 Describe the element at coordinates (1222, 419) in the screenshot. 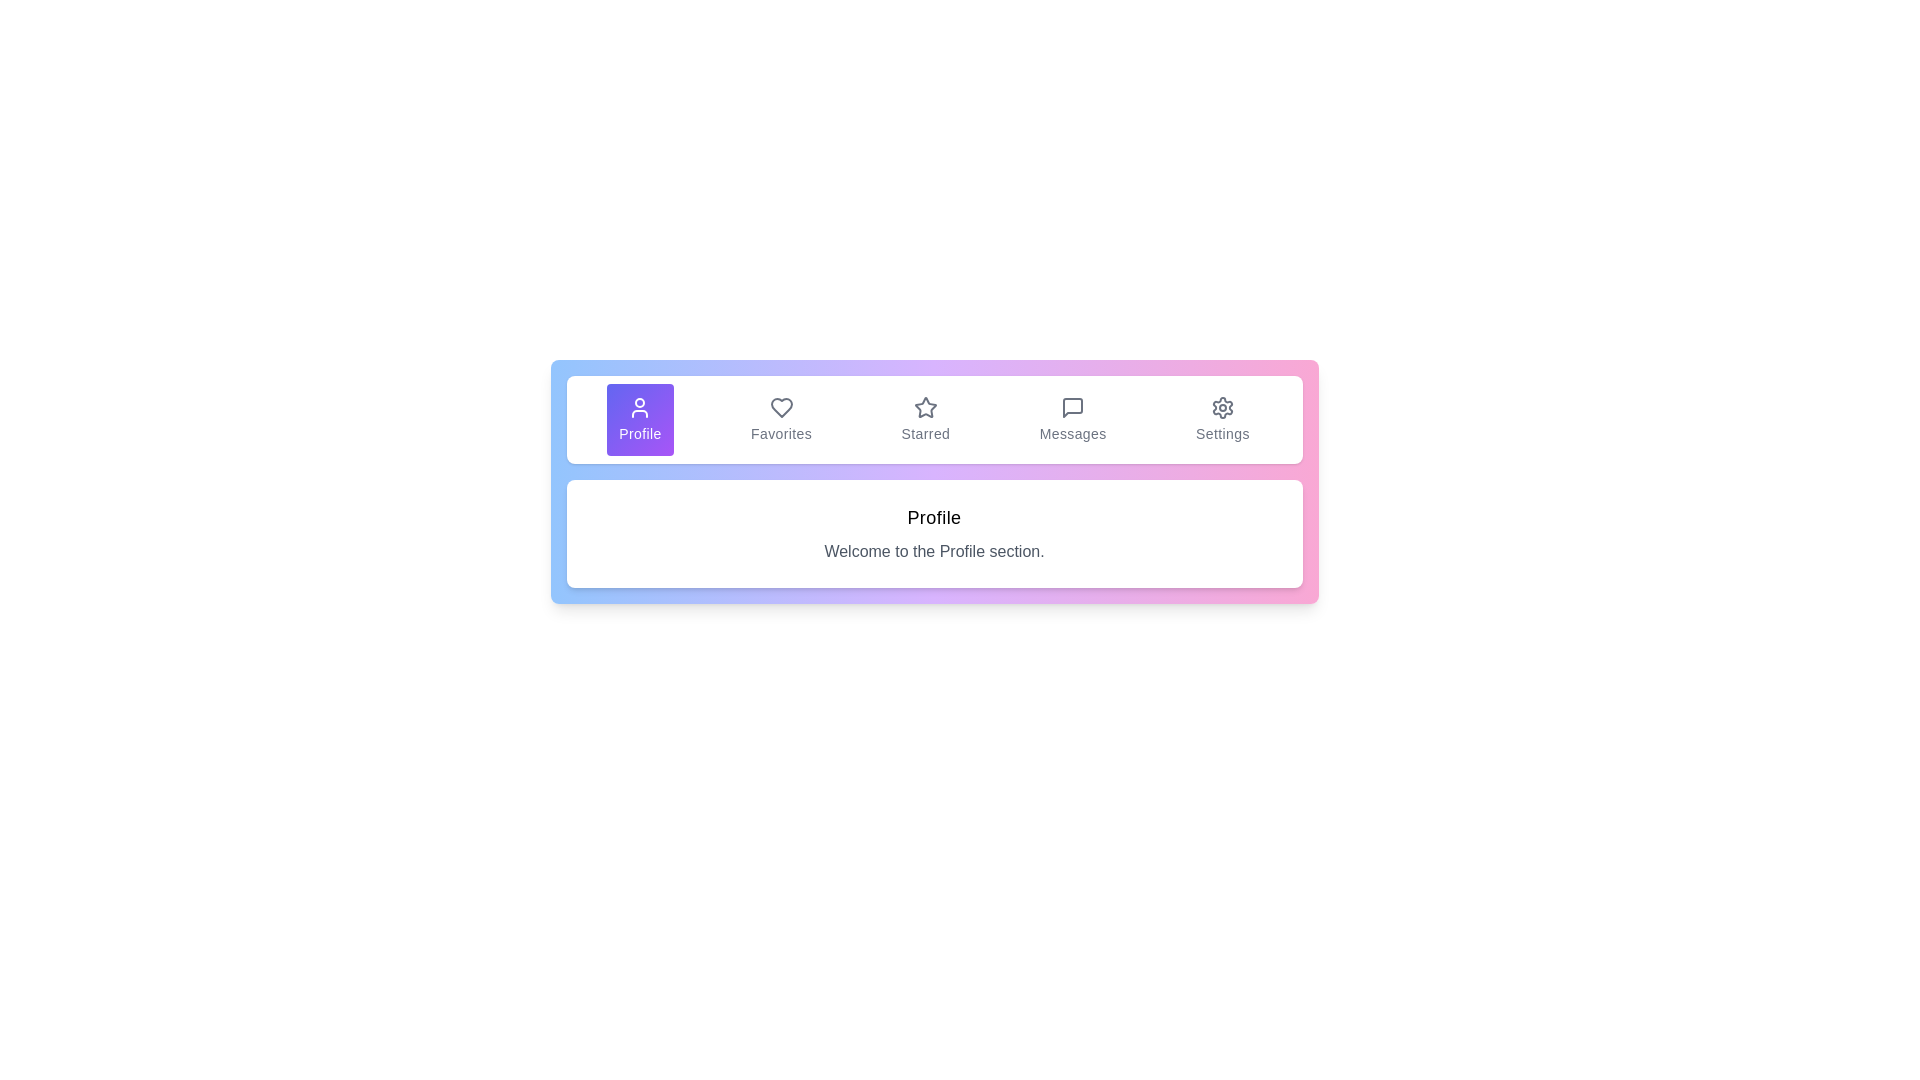

I see `the tab labeled Settings` at that location.